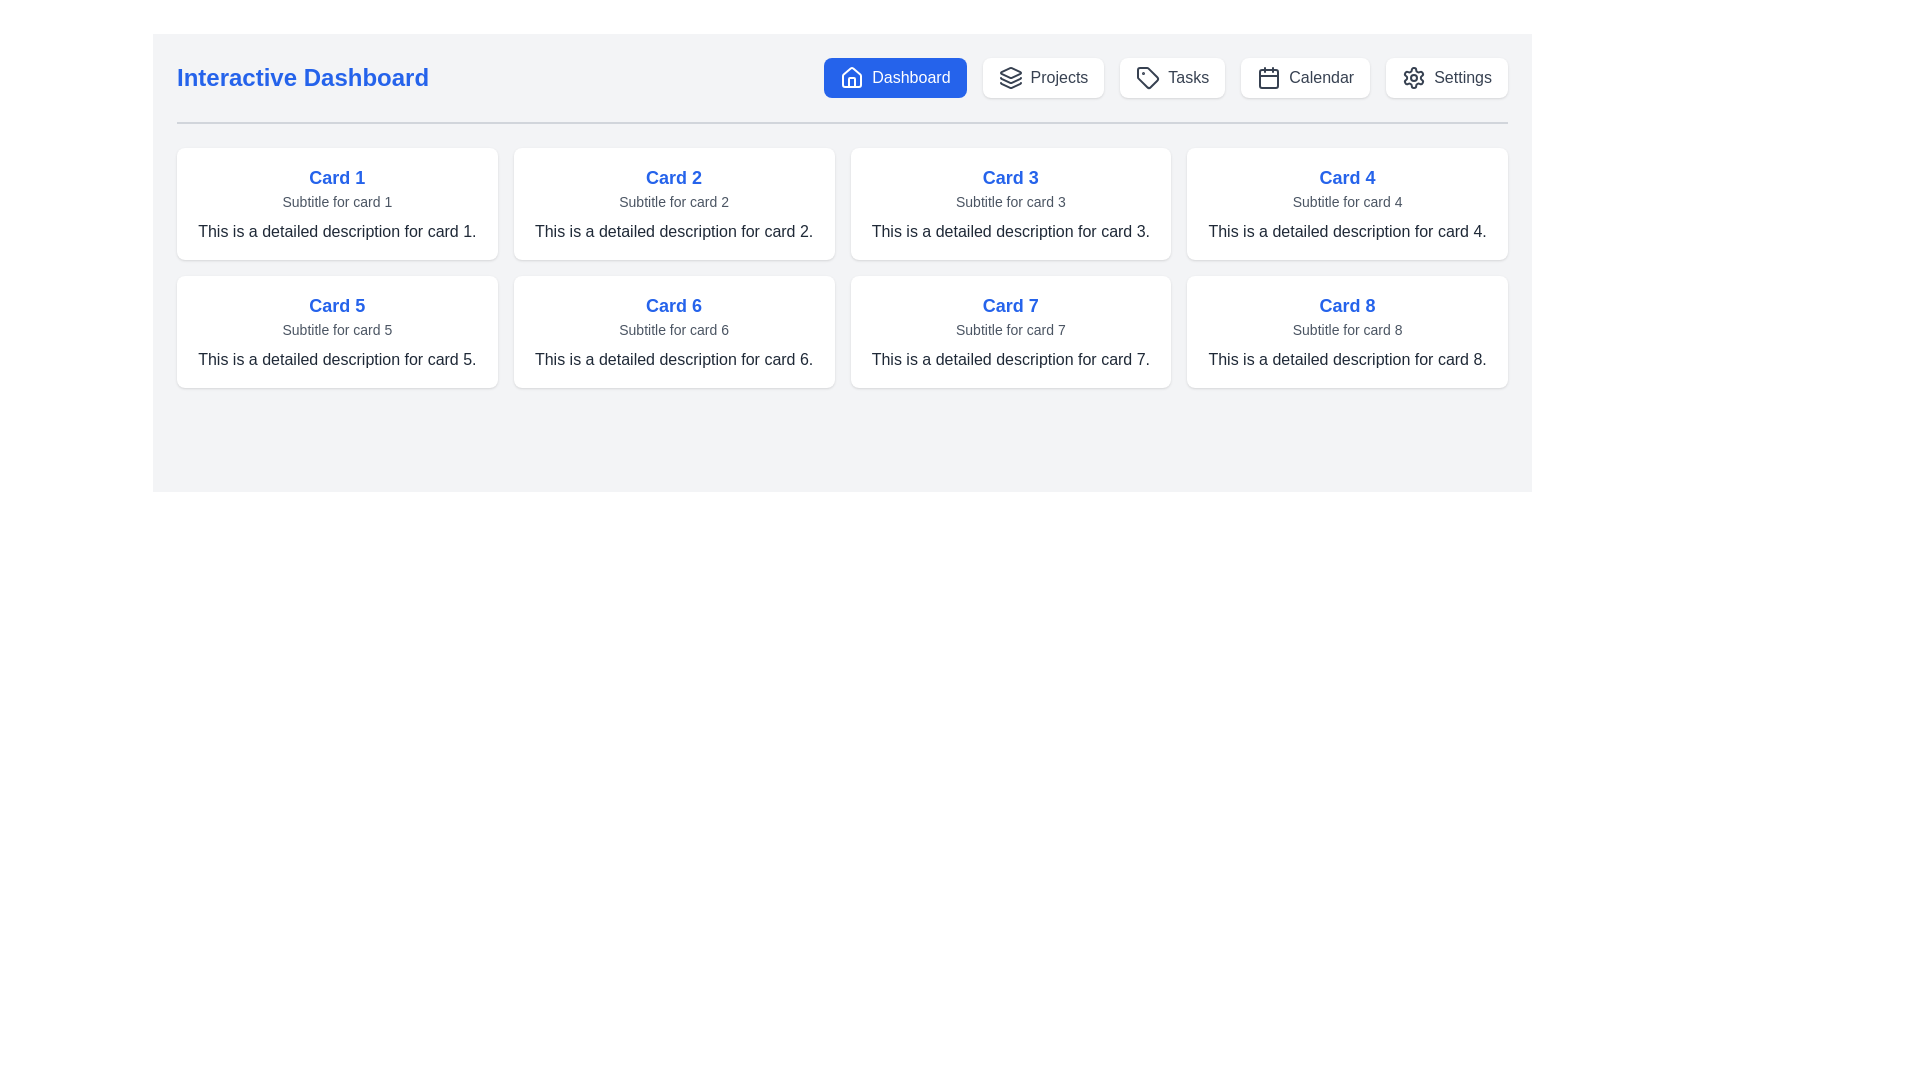 This screenshot has height=1080, width=1920. Describe the element at coordinates (1413, 76) in the screenshot. I see `the settings icon located in the top-right corner of the interface, adjacent to the Calendar and Tasks icons` at that location.